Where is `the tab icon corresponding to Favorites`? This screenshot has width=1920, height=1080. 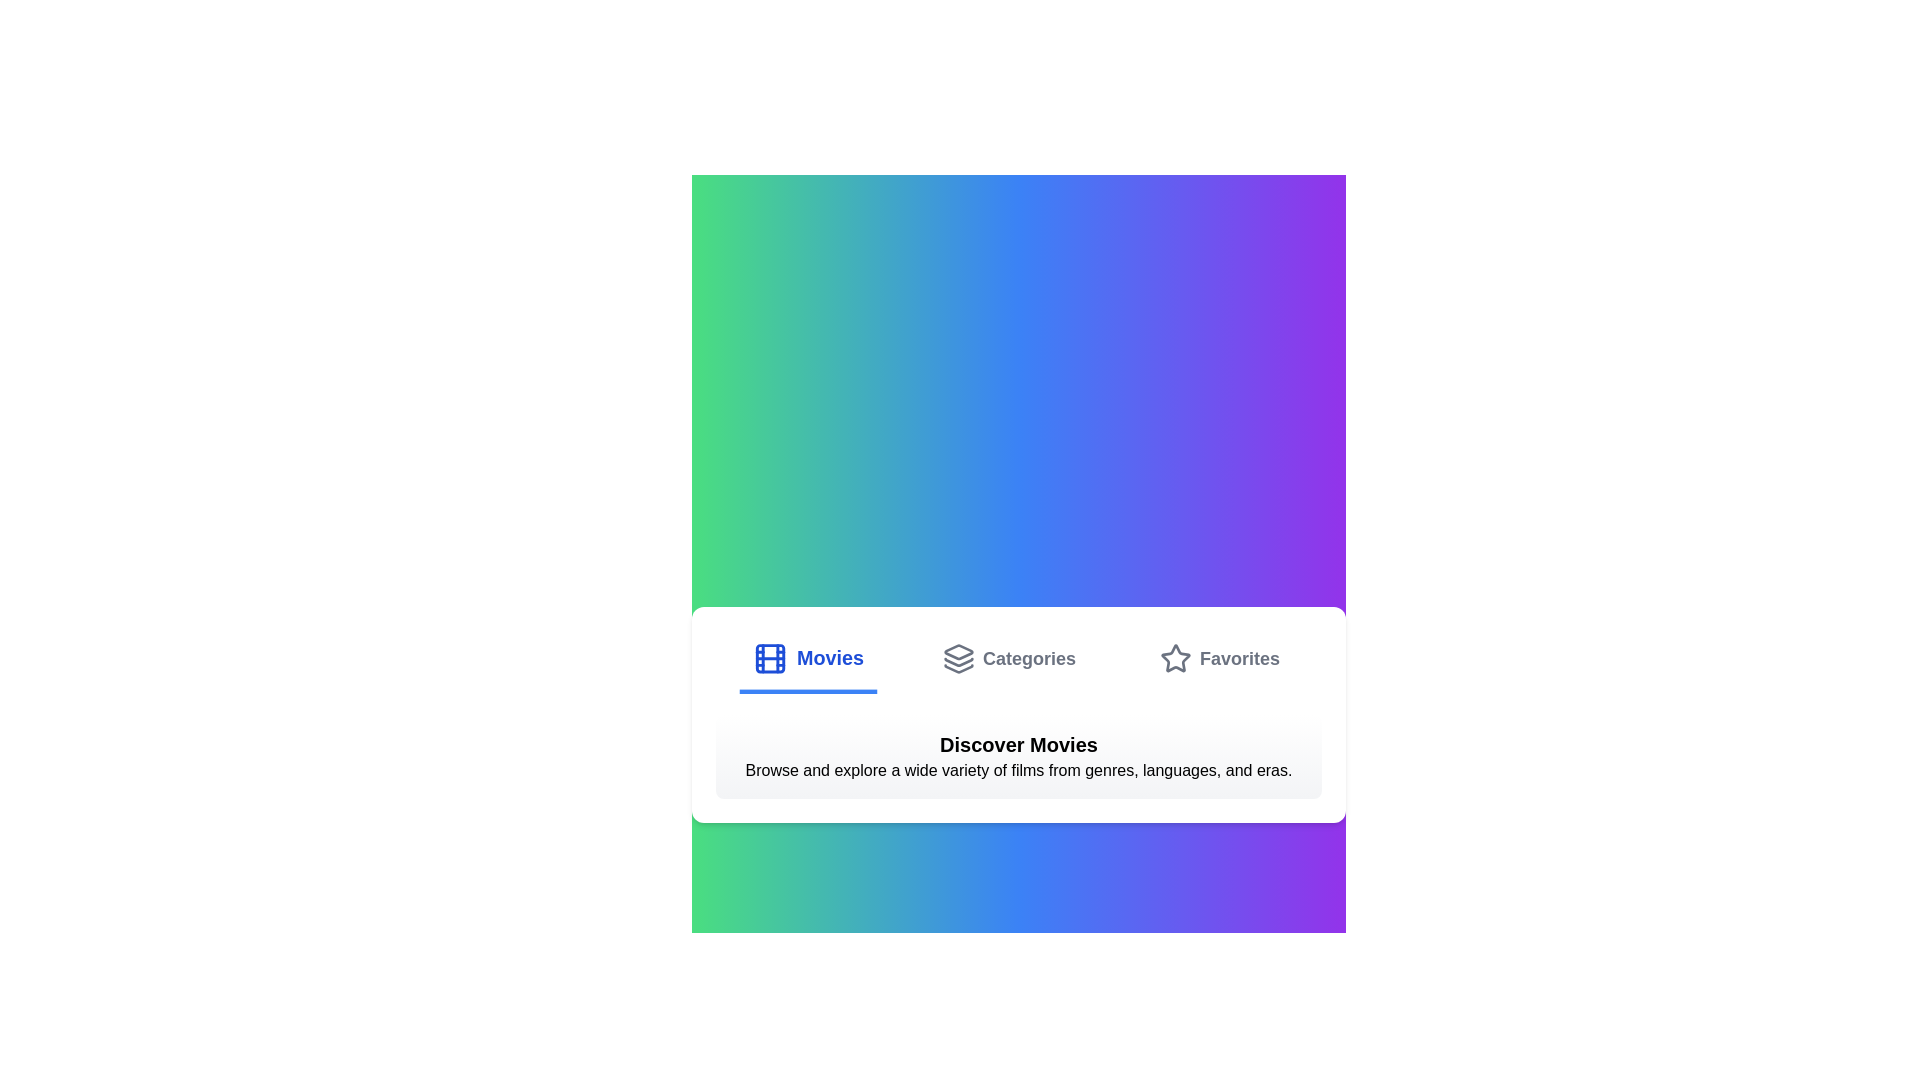 the tab icon corresponding to Favorites is located at coordinates (1170, 659).